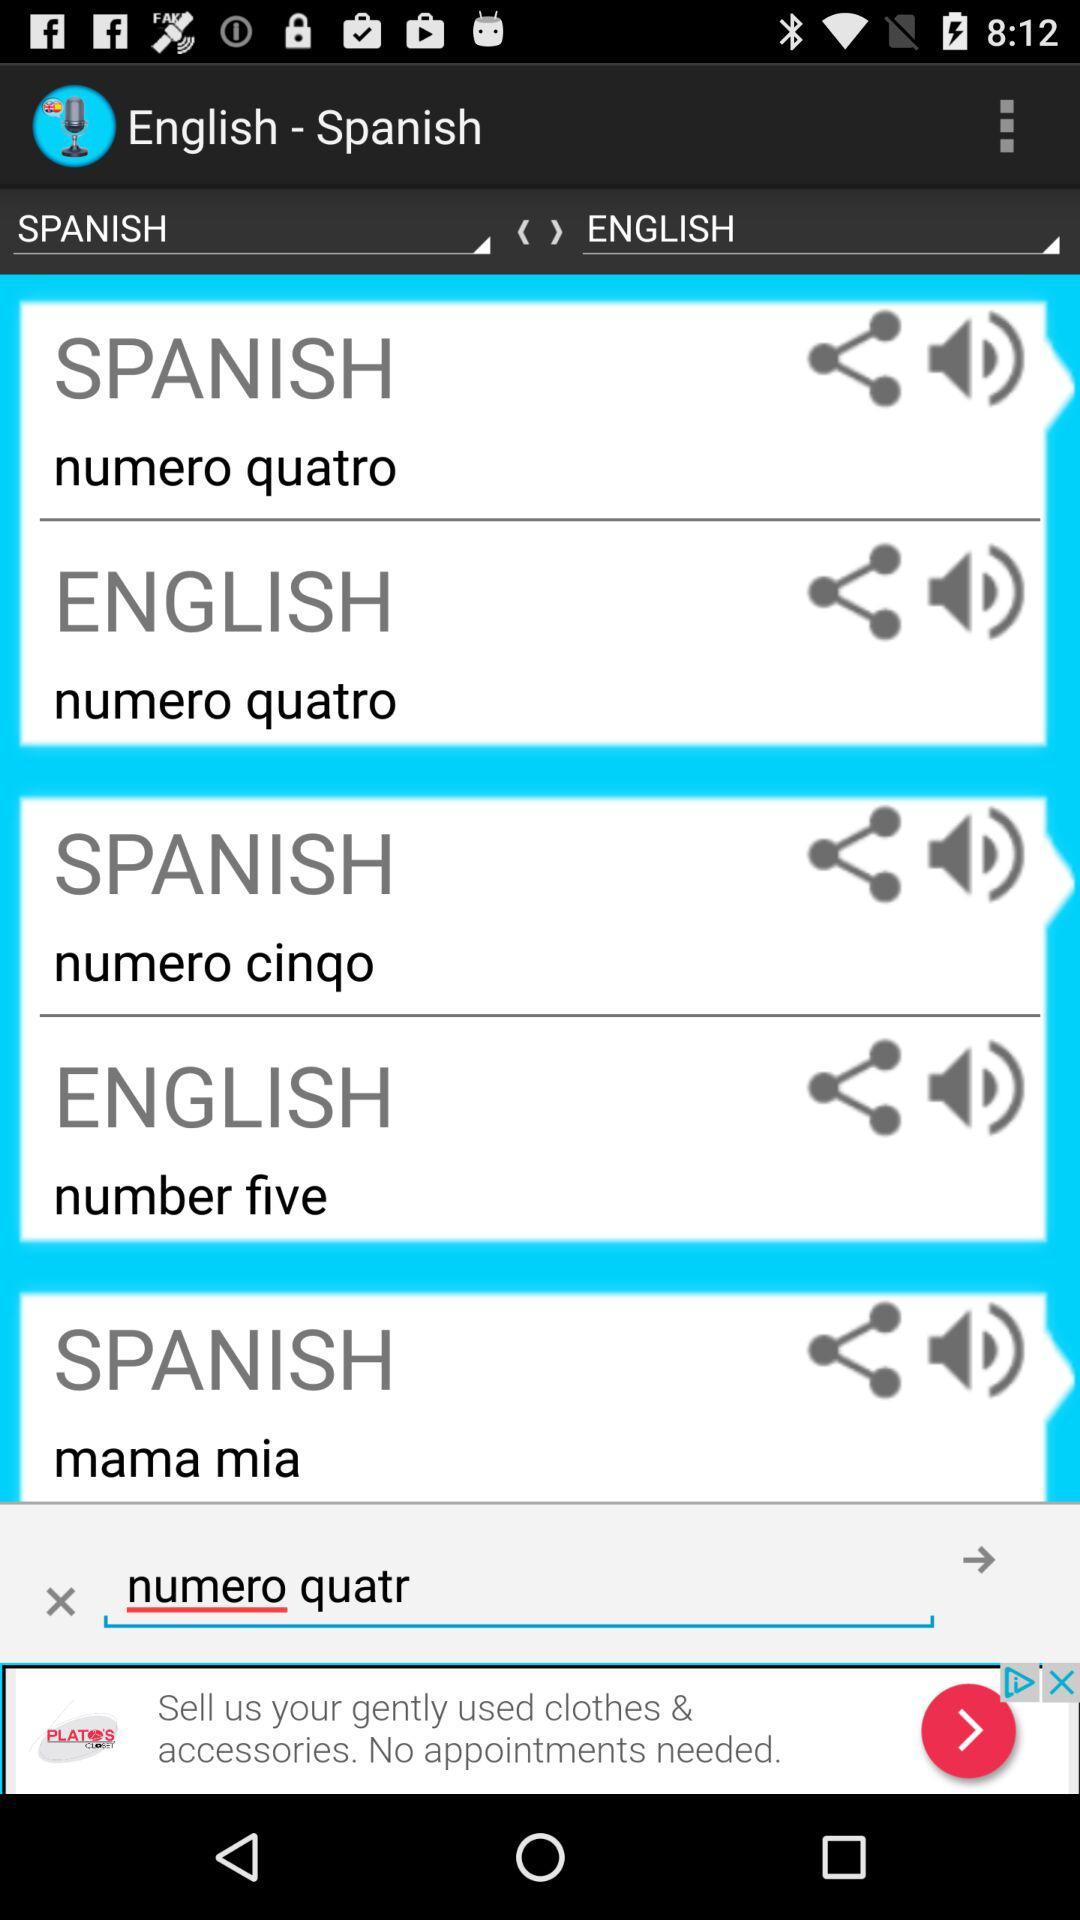  I want to click on share the article, so click(853, 358).